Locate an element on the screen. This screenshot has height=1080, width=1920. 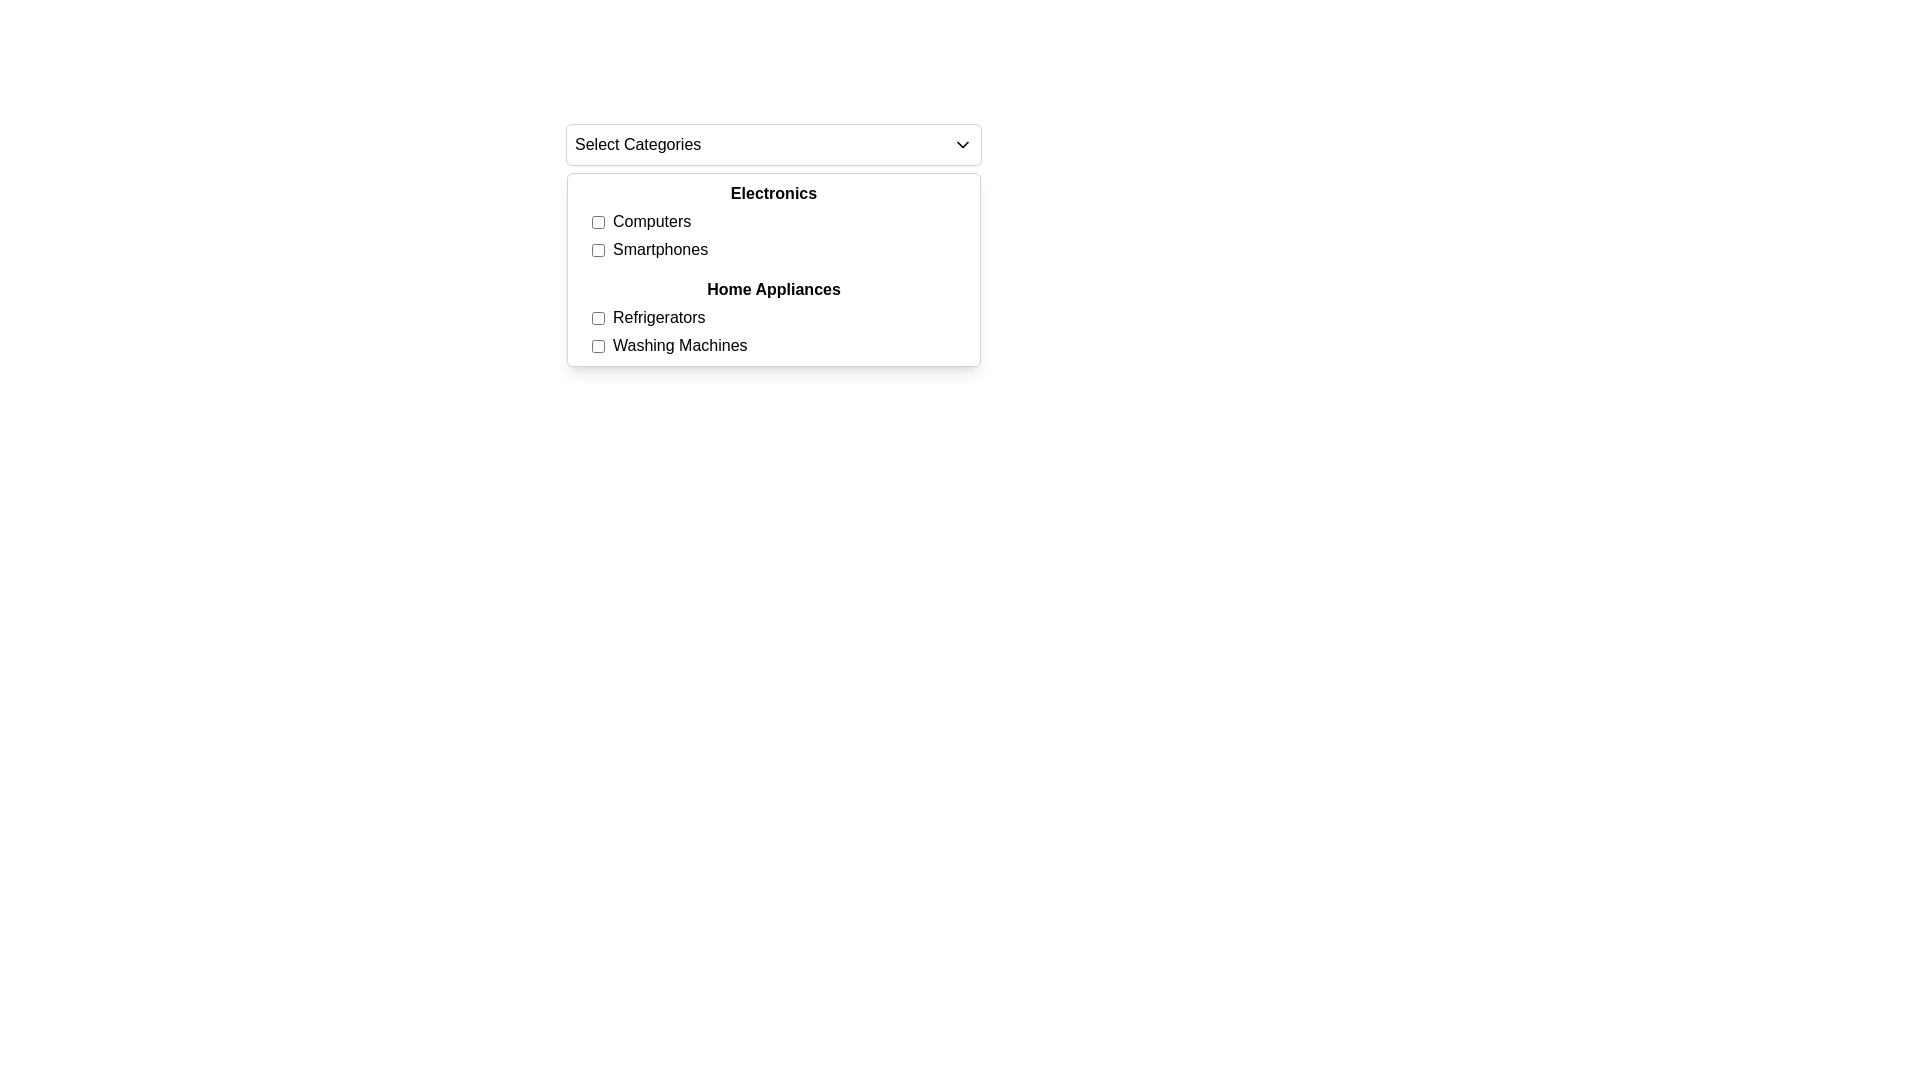
the checkbox for the 'Computers' category, which is positioned to the far-left of the list item under the 'Electronics' dropdown menu is located at coordinates (597, 222).